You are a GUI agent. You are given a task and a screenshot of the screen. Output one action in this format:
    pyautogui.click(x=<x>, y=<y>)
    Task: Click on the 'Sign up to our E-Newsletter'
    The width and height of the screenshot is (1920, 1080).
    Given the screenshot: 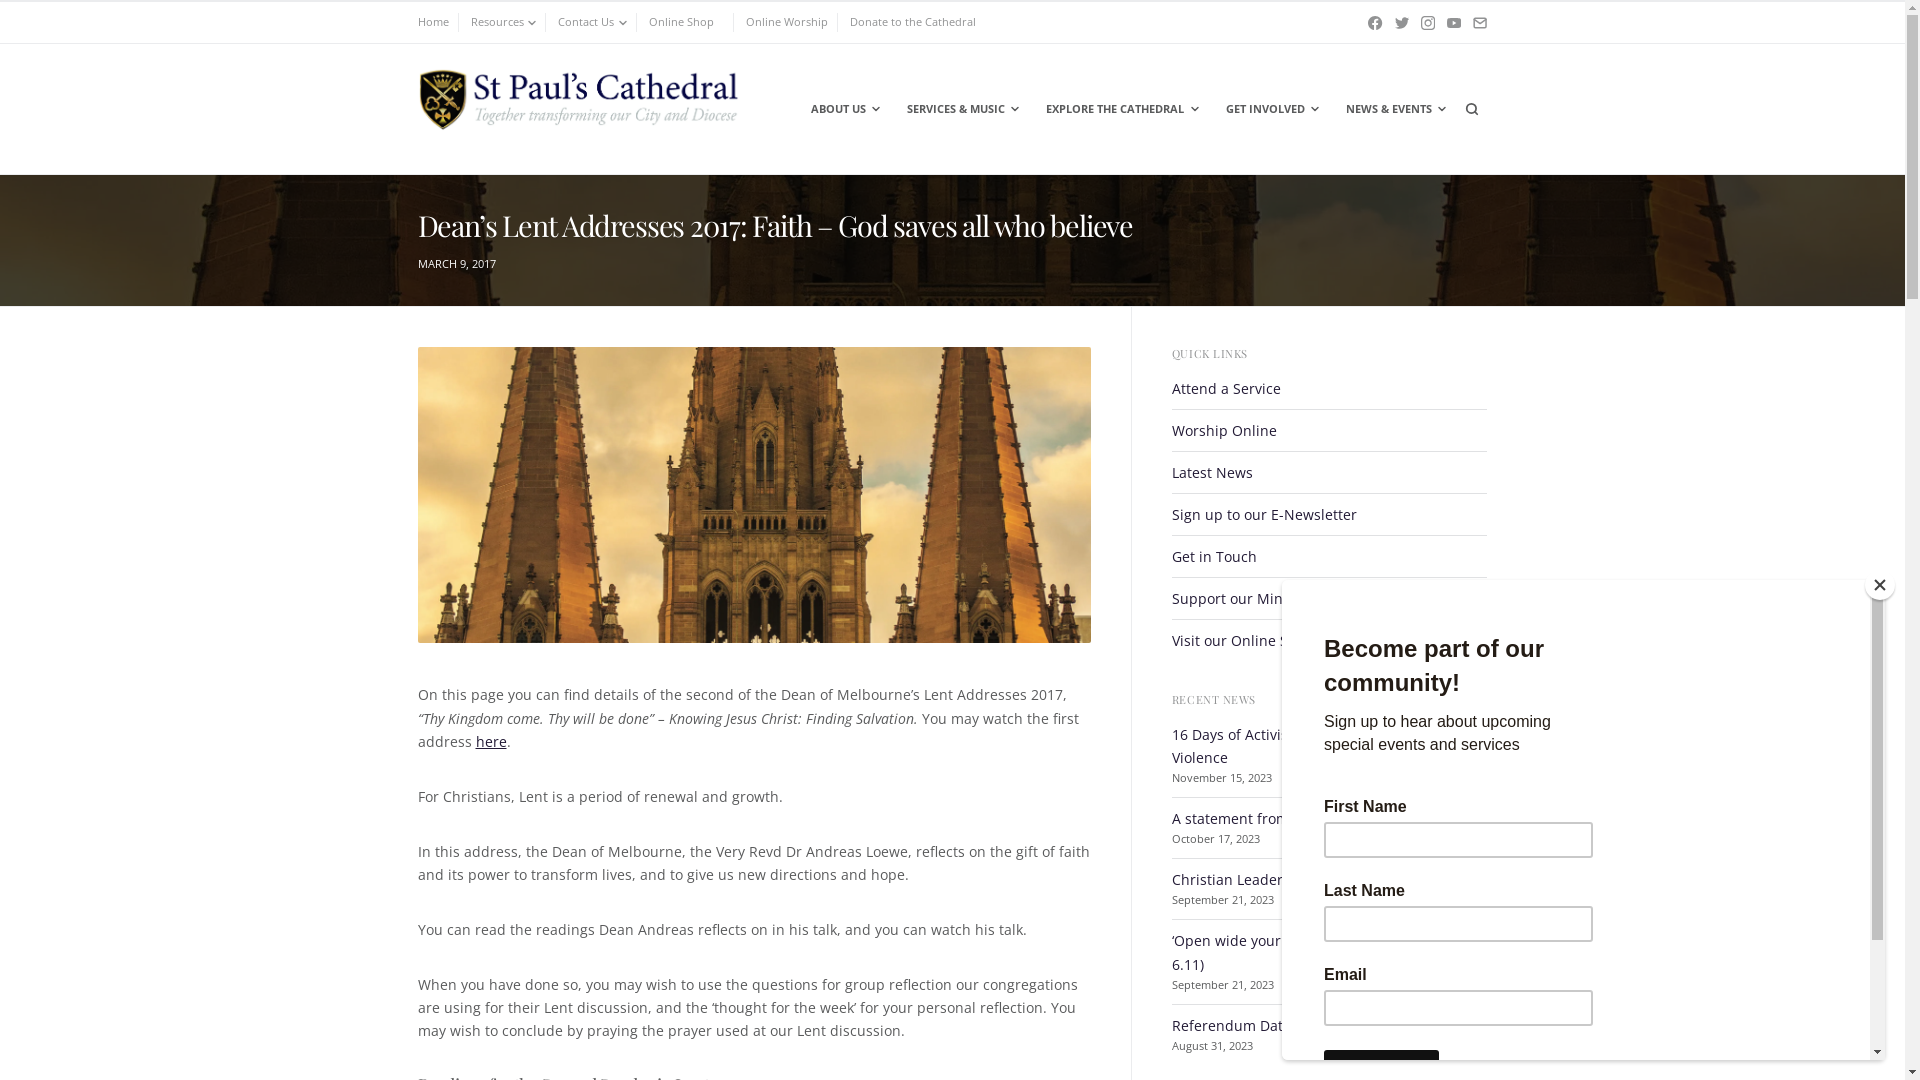 What is the action you would take?
    pyautogui.click(x=1263, y=513)
    